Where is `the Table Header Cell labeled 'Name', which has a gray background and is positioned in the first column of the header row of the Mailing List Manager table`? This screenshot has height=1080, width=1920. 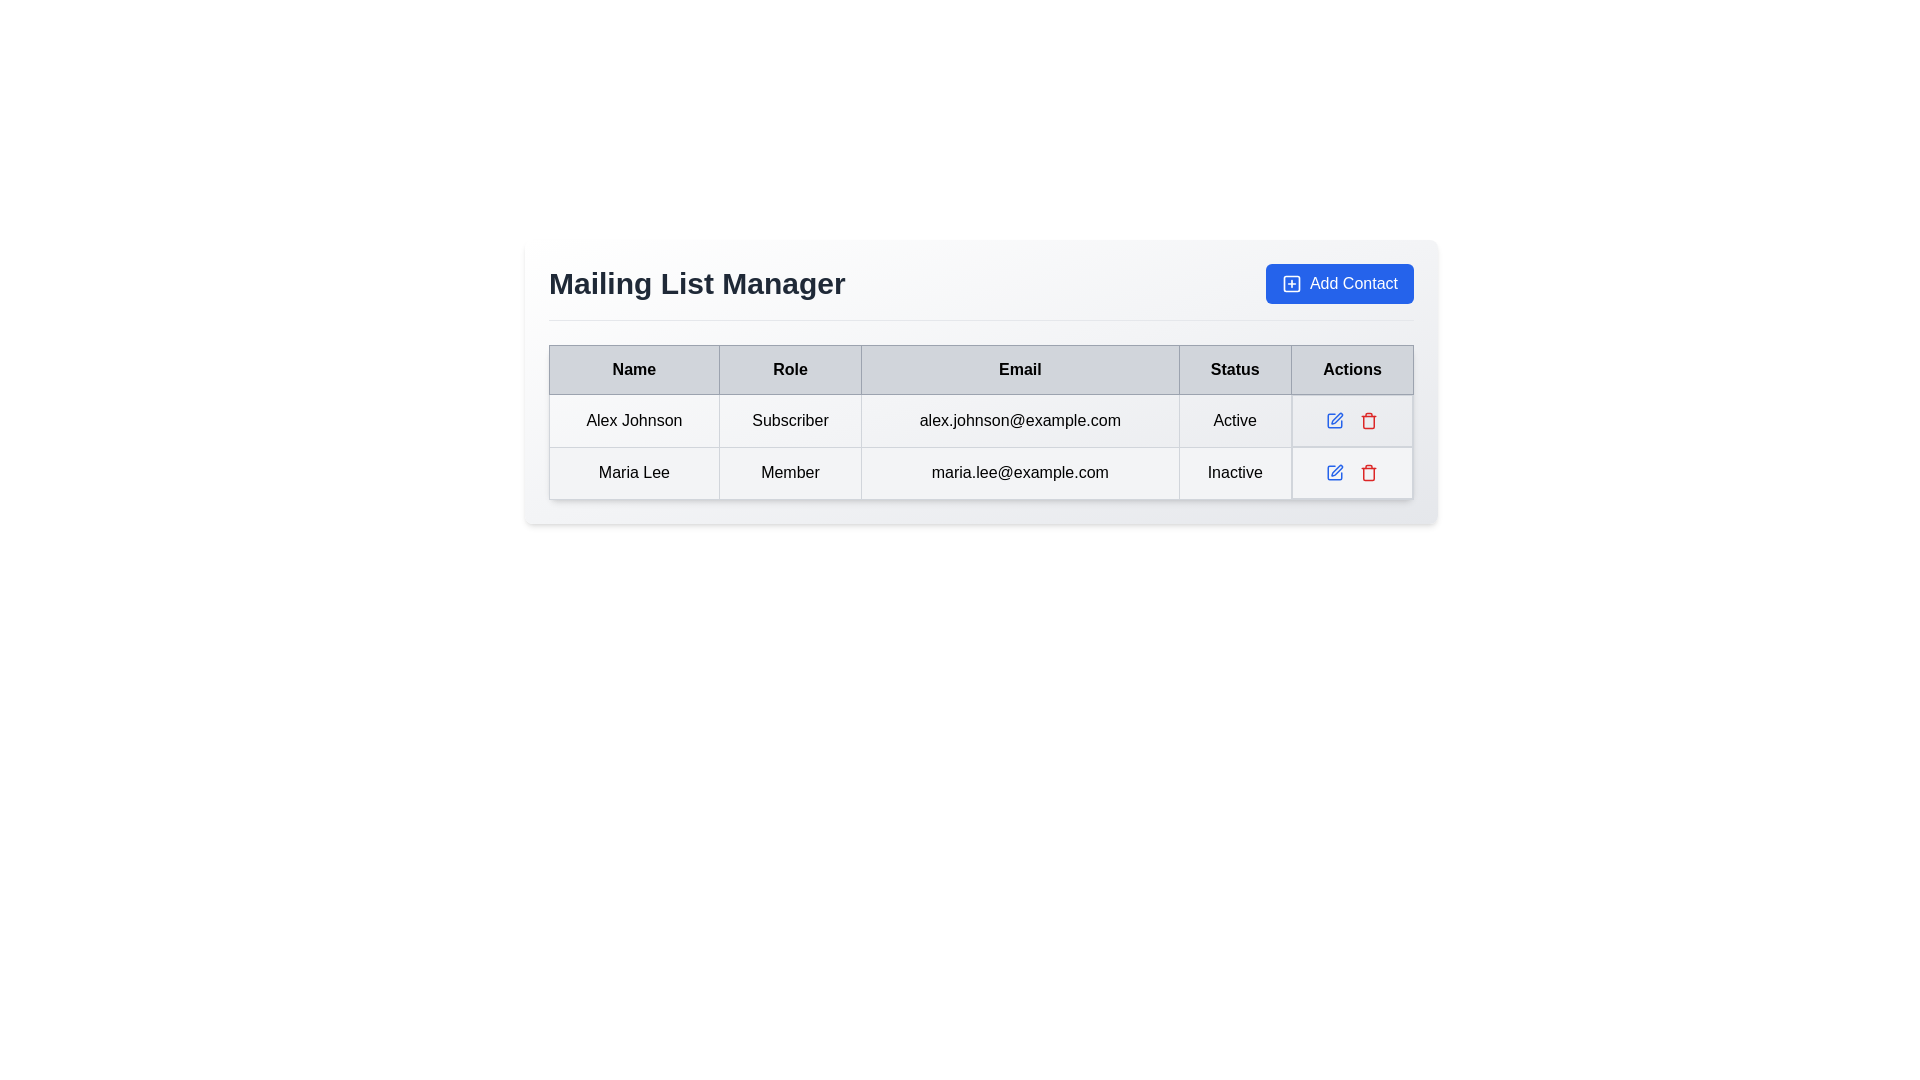
the Table Header Cell labeled 'Name', which has a gray background and is positioned in the first column of the header row of the Mailing List Manager table is located at coordinates (633, 370).